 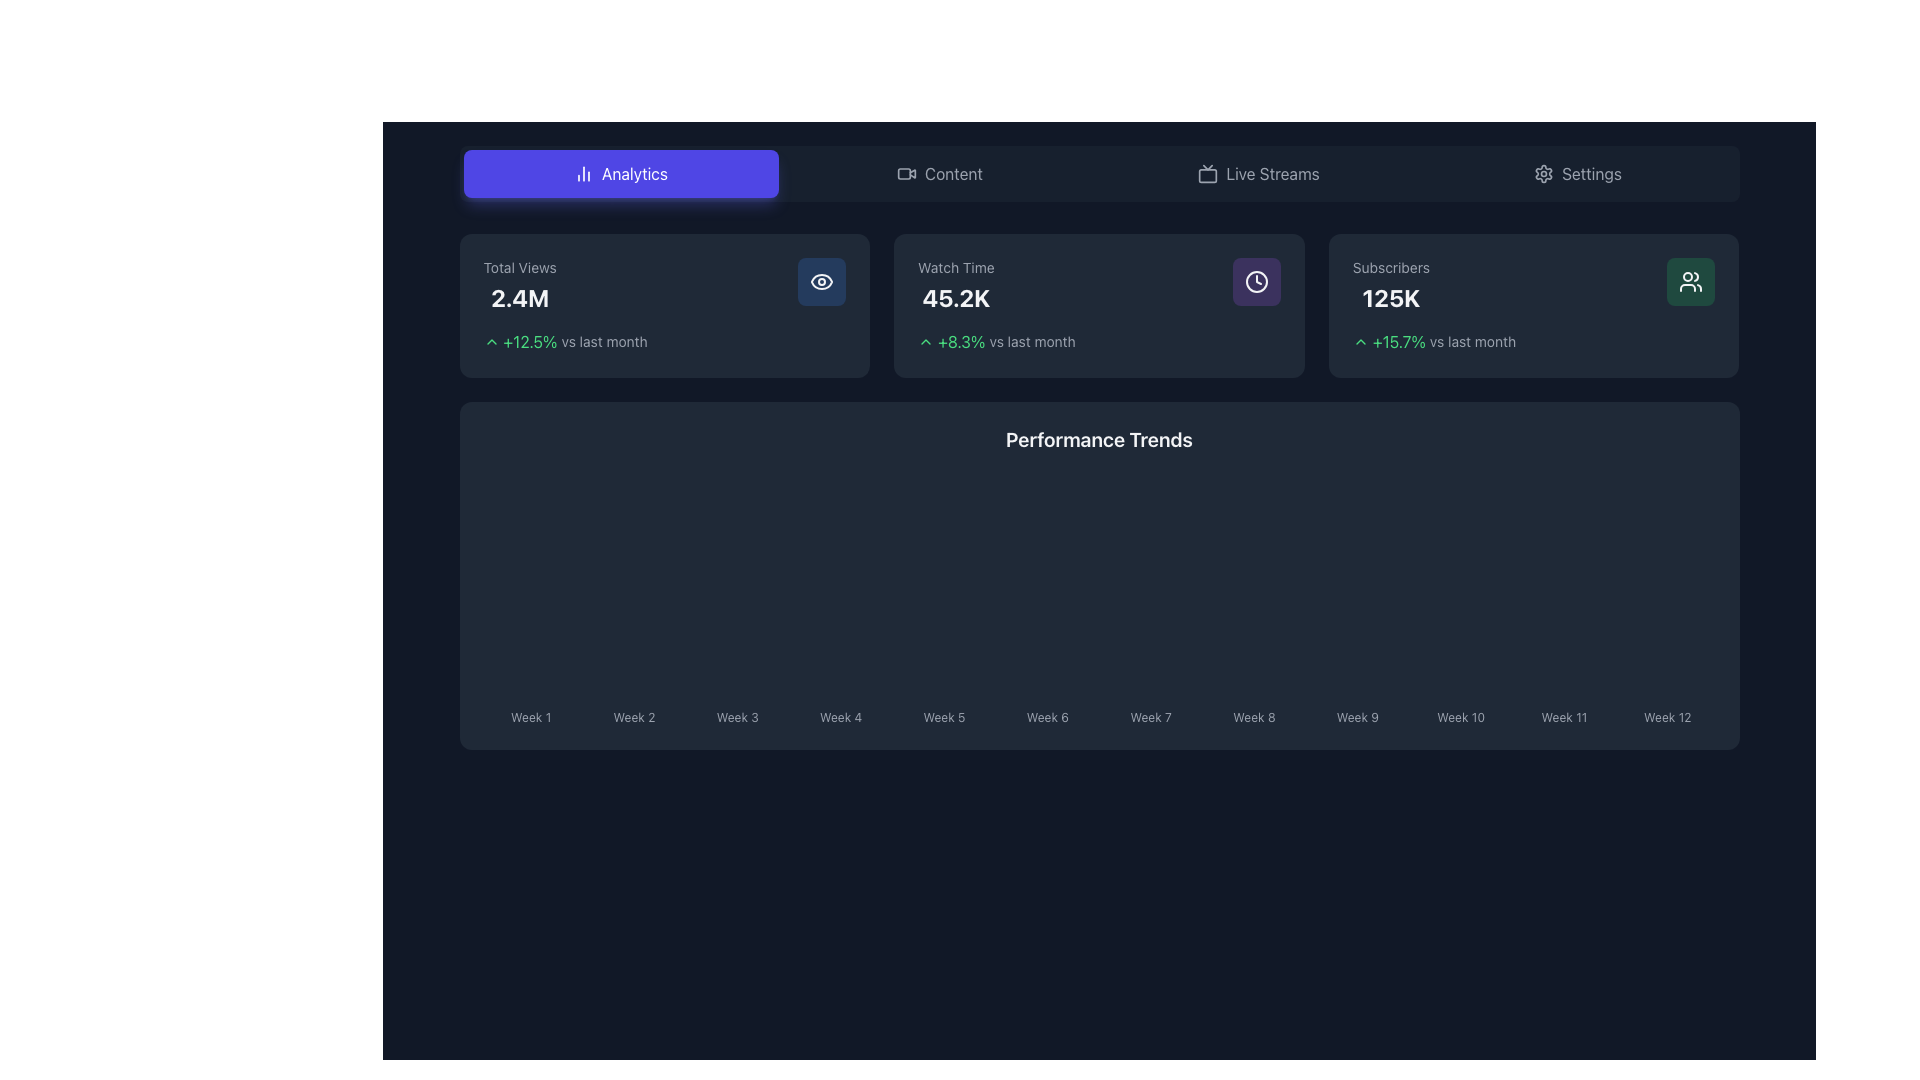 What do you see at coordinates (1098, 438) in the screenshot?
I see `the 'Performance Trends' text label, which is a bold header located in the upper middle section of a large card or panel, above performance metrics` at bounding box center [1098, 438].